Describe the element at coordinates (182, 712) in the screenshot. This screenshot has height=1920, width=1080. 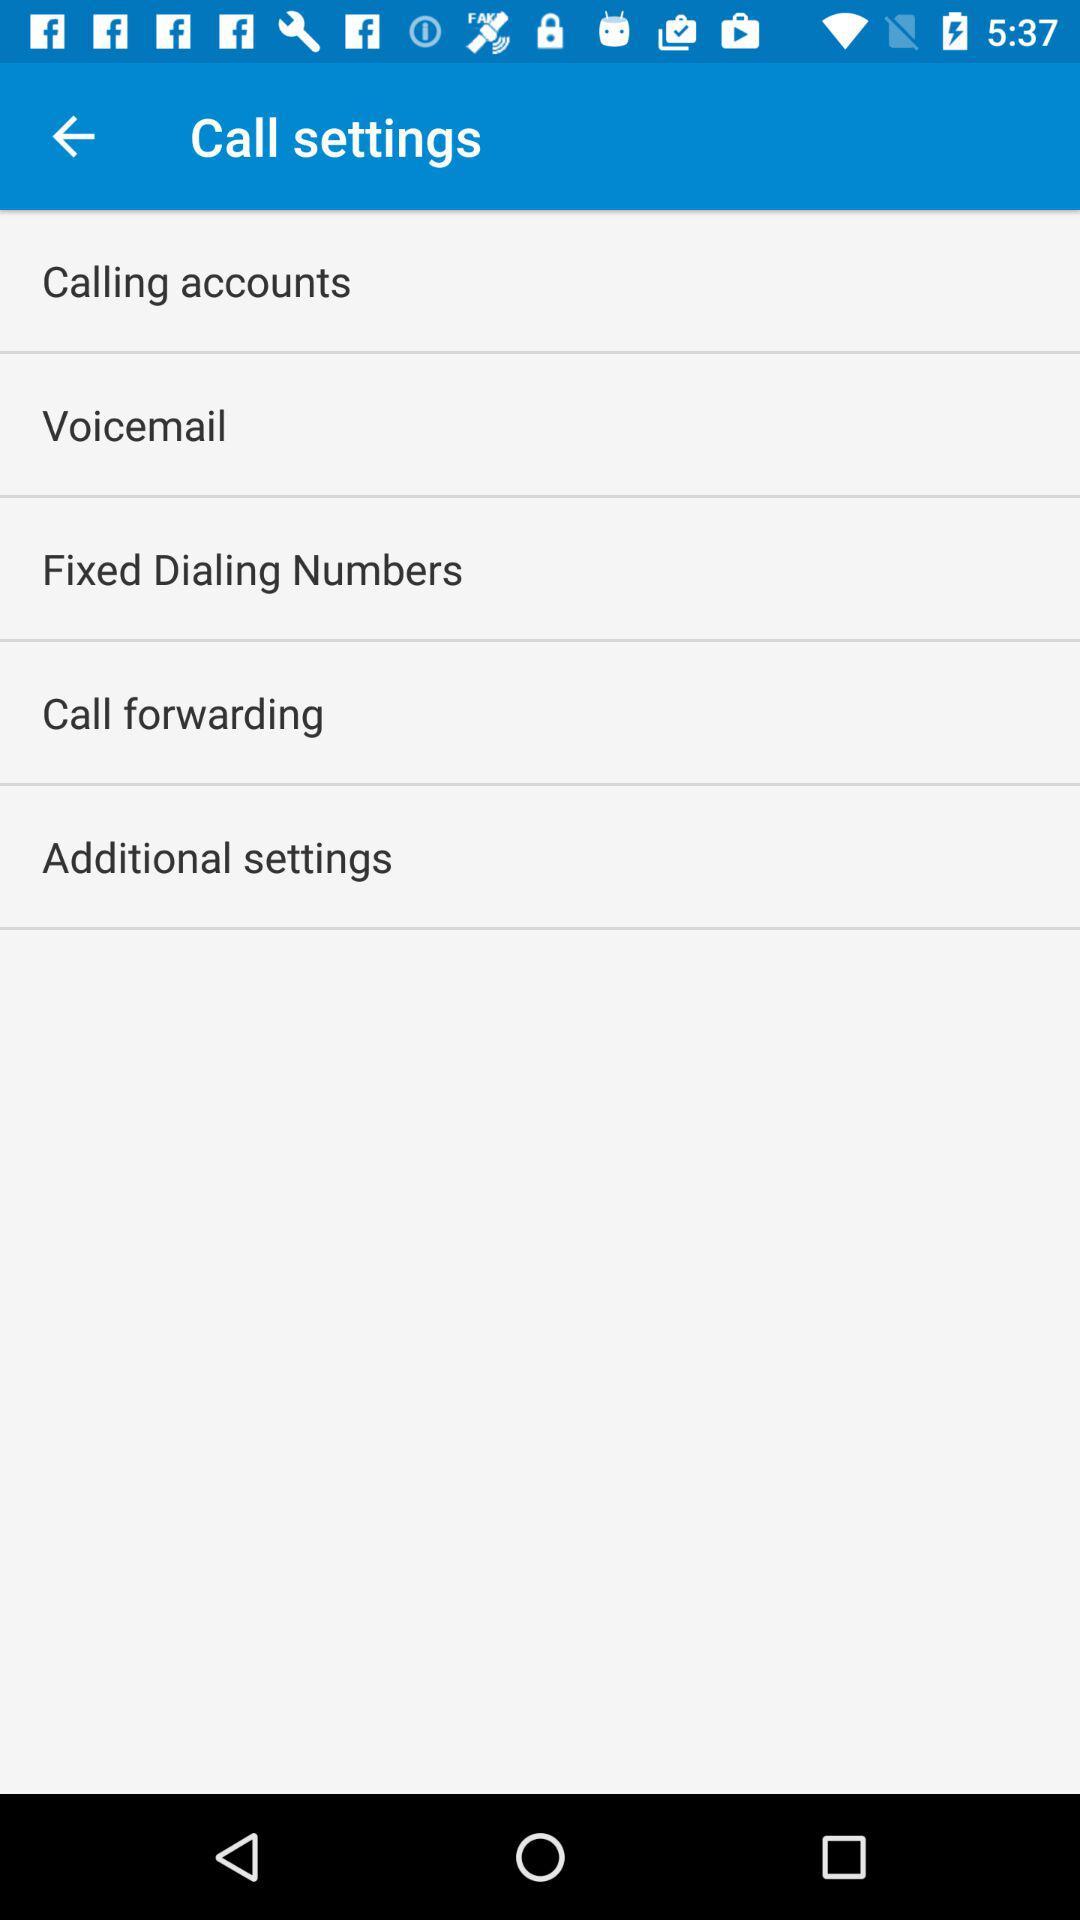
I see `the call forwarding icon` at that location.